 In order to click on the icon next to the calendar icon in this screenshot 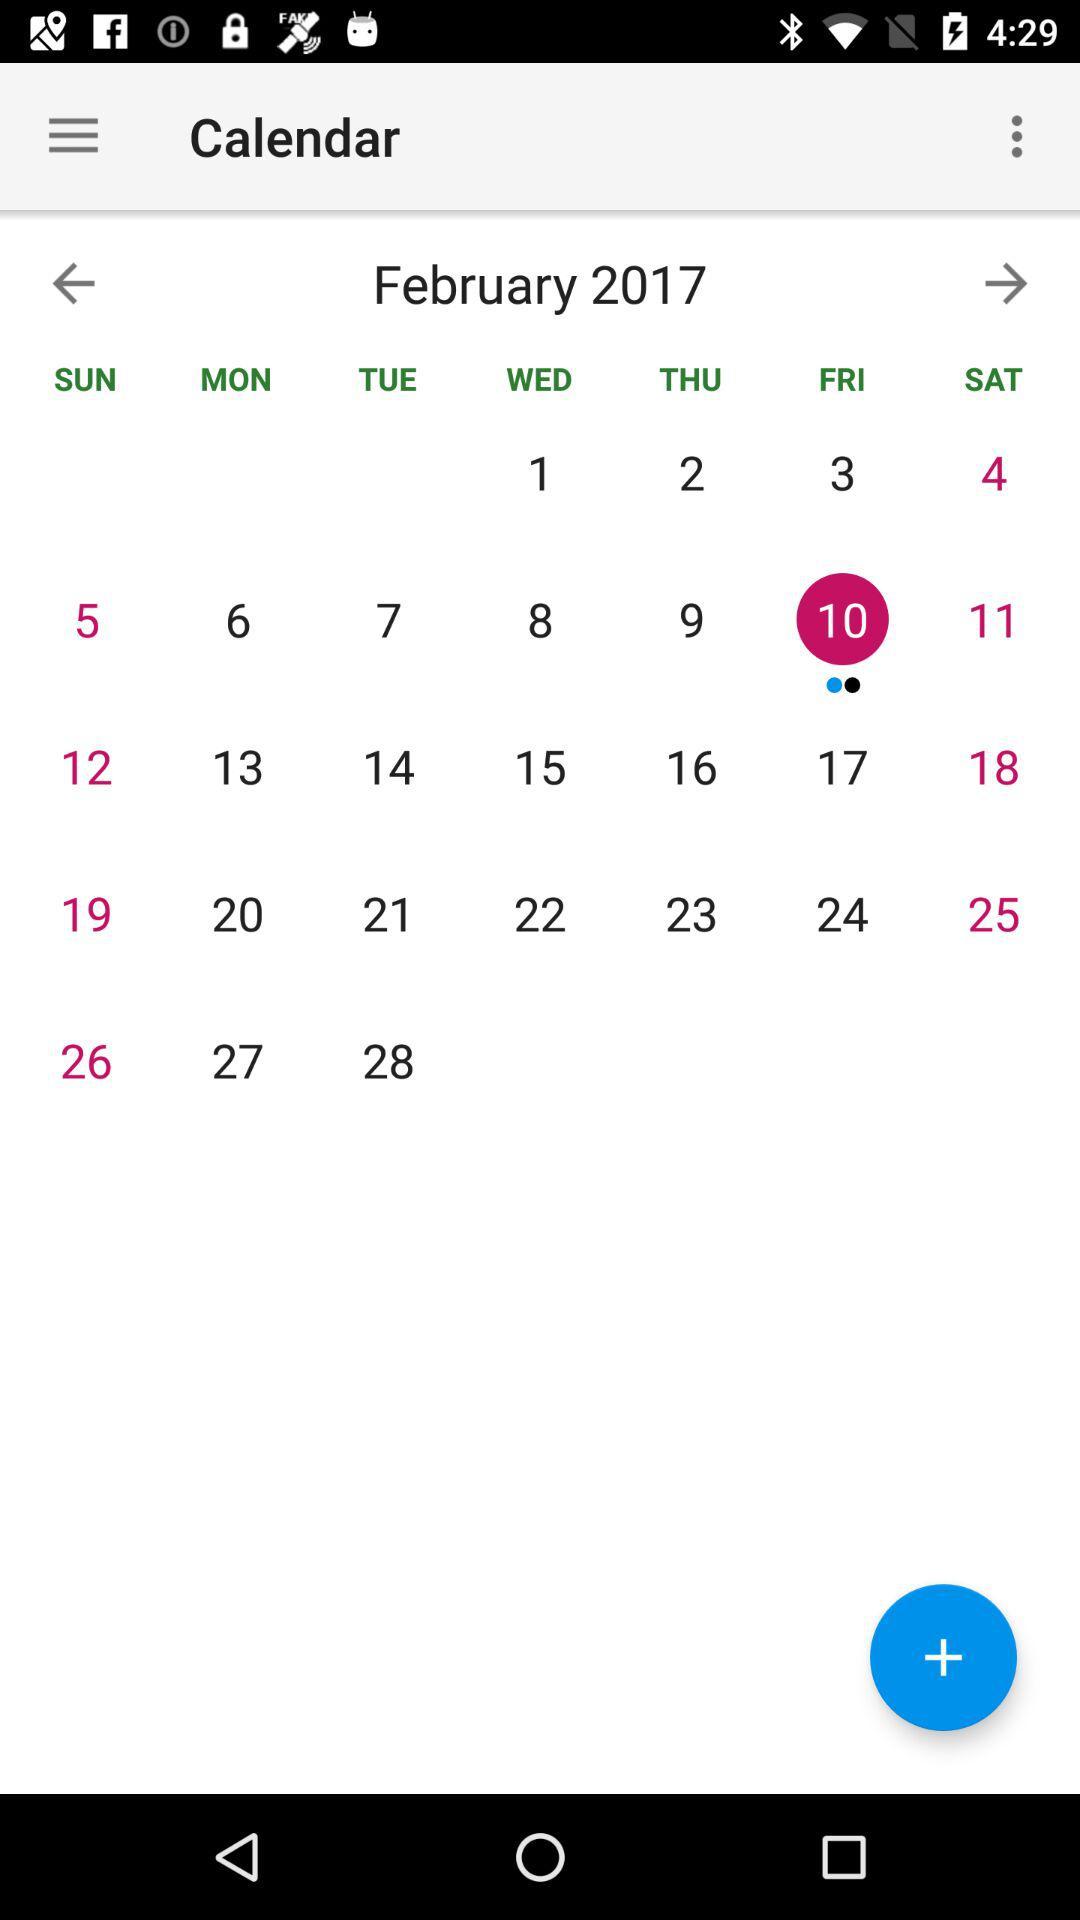, I will do `click(1017, 135)`.